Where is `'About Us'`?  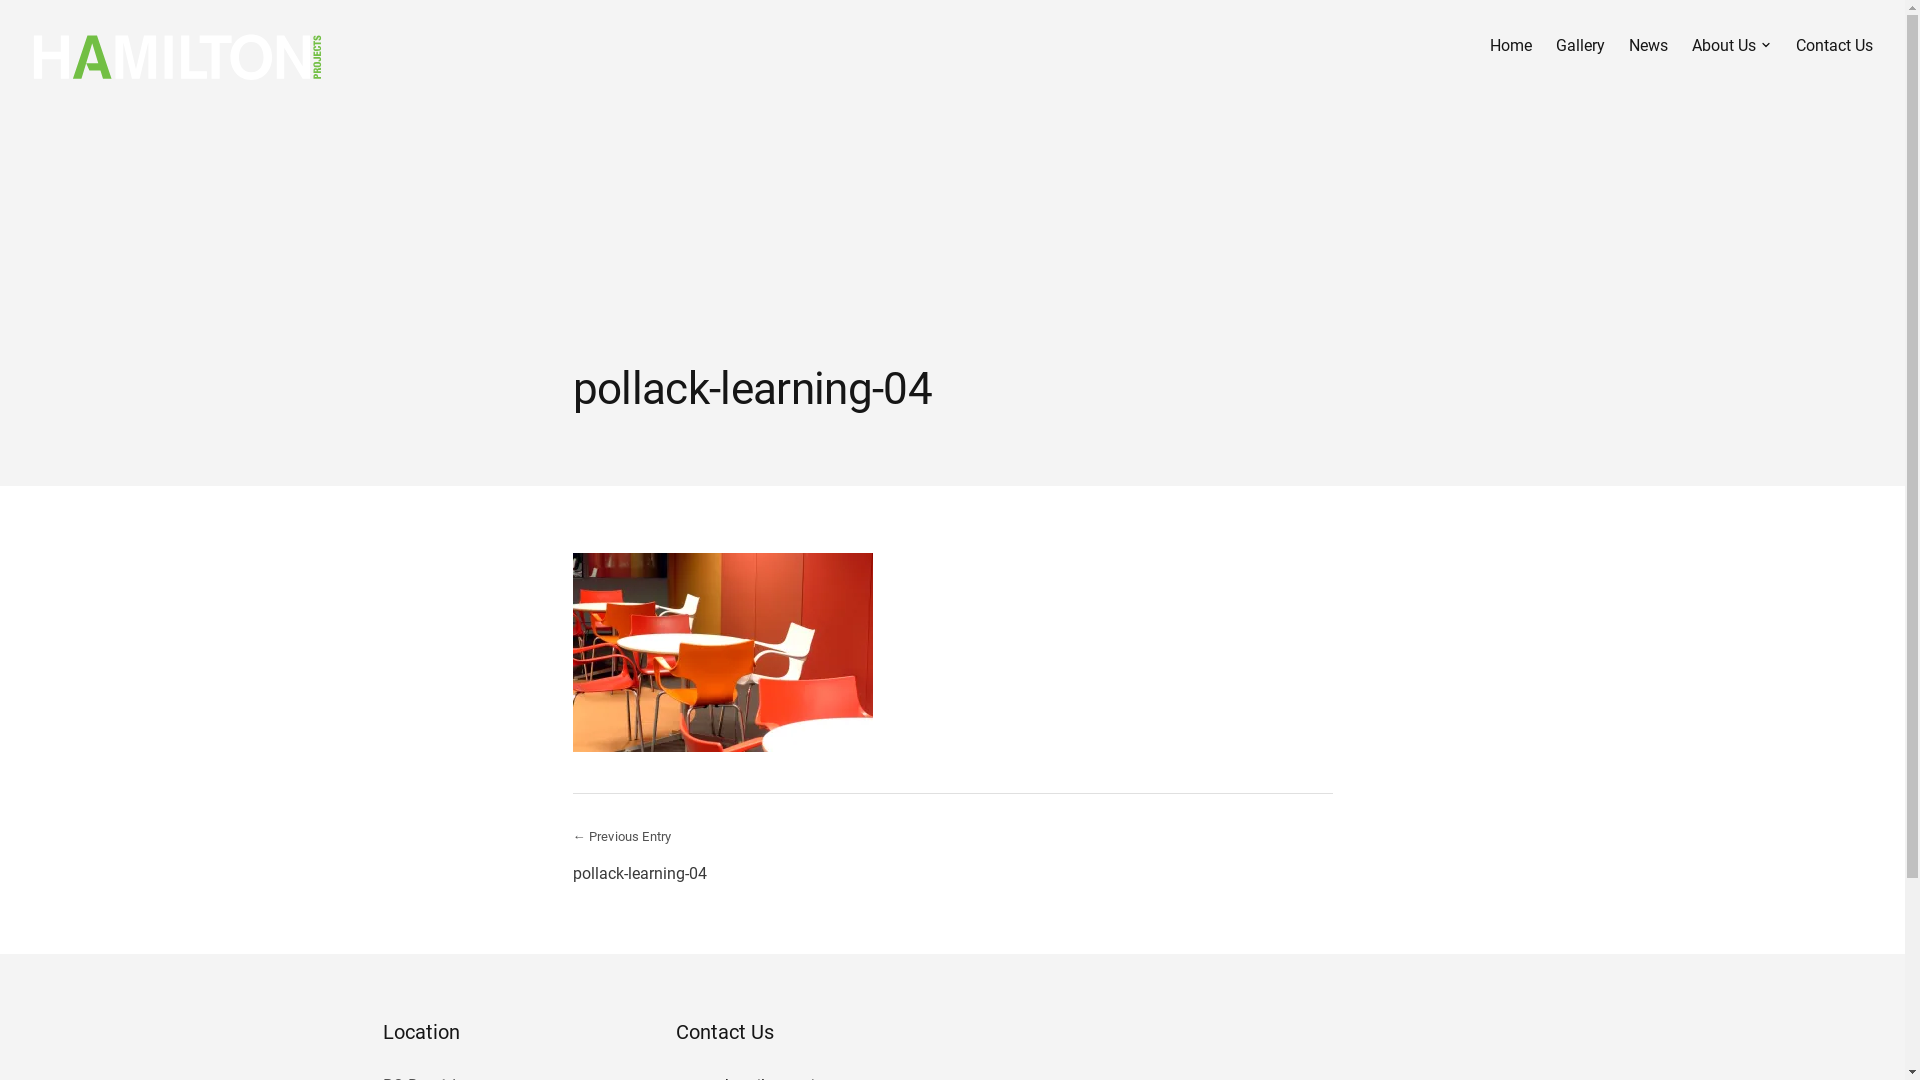
'About Us' is located at coordinates (1731, 45).